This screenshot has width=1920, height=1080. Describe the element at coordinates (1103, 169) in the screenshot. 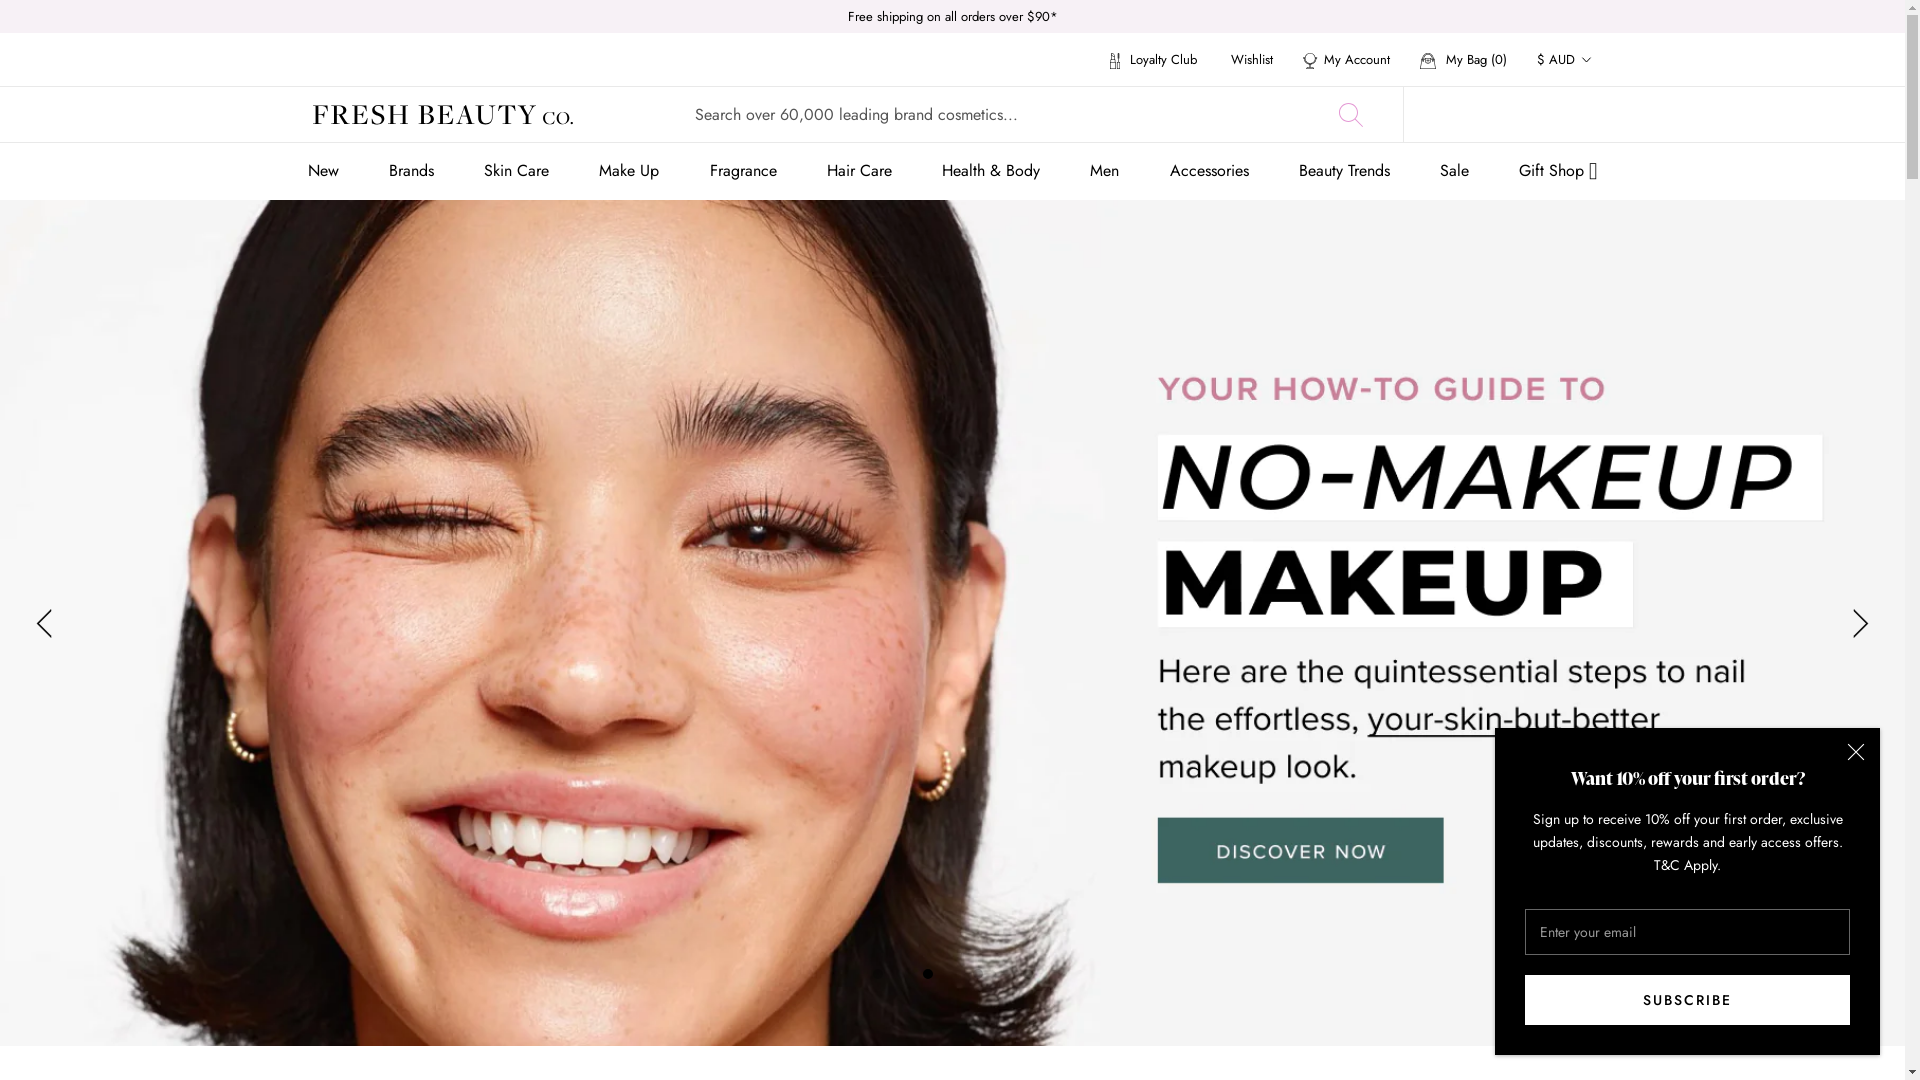

I see `'Men` at that location.